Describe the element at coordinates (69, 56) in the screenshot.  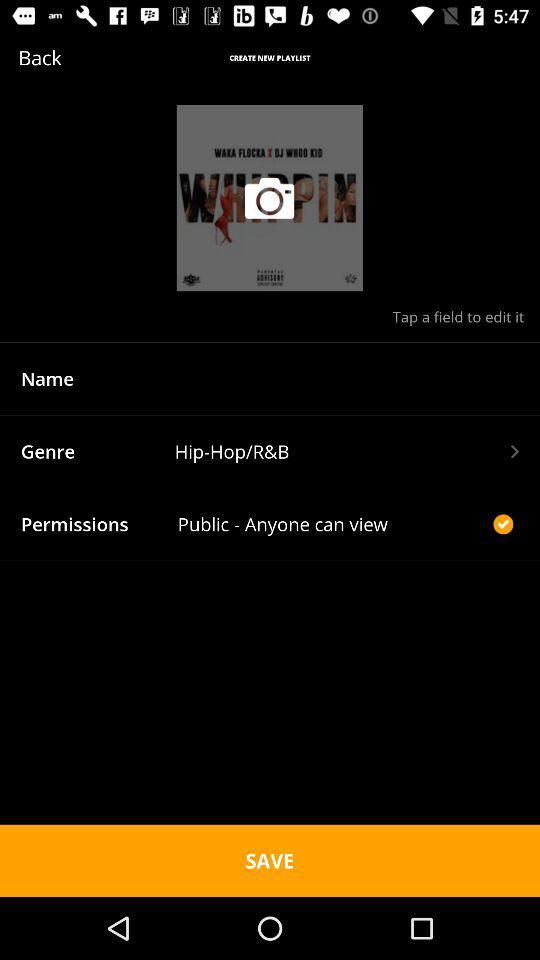
I see `the icon to the left of create new playlist icon` at that location.